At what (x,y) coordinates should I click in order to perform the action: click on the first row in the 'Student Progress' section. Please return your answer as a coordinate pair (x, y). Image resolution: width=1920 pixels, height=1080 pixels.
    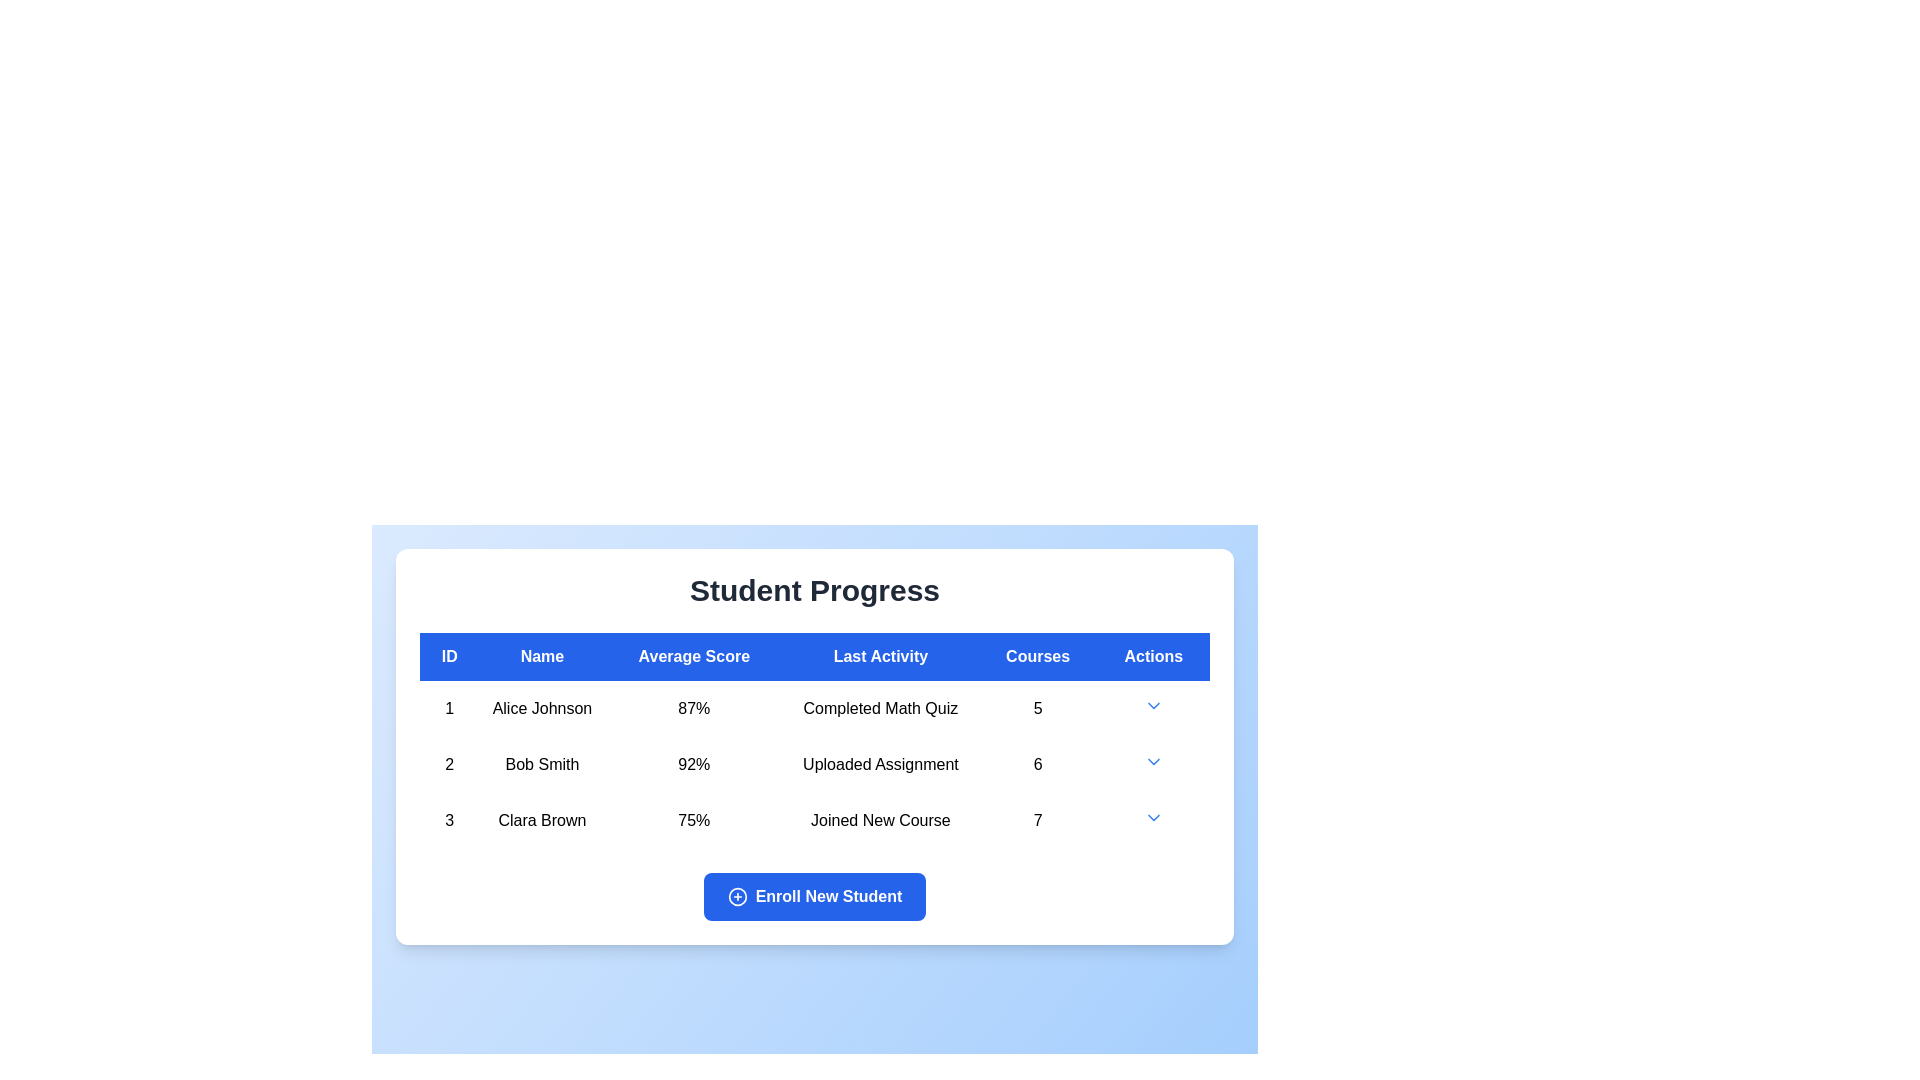
    Looking at the image, I should click on (815, 708).